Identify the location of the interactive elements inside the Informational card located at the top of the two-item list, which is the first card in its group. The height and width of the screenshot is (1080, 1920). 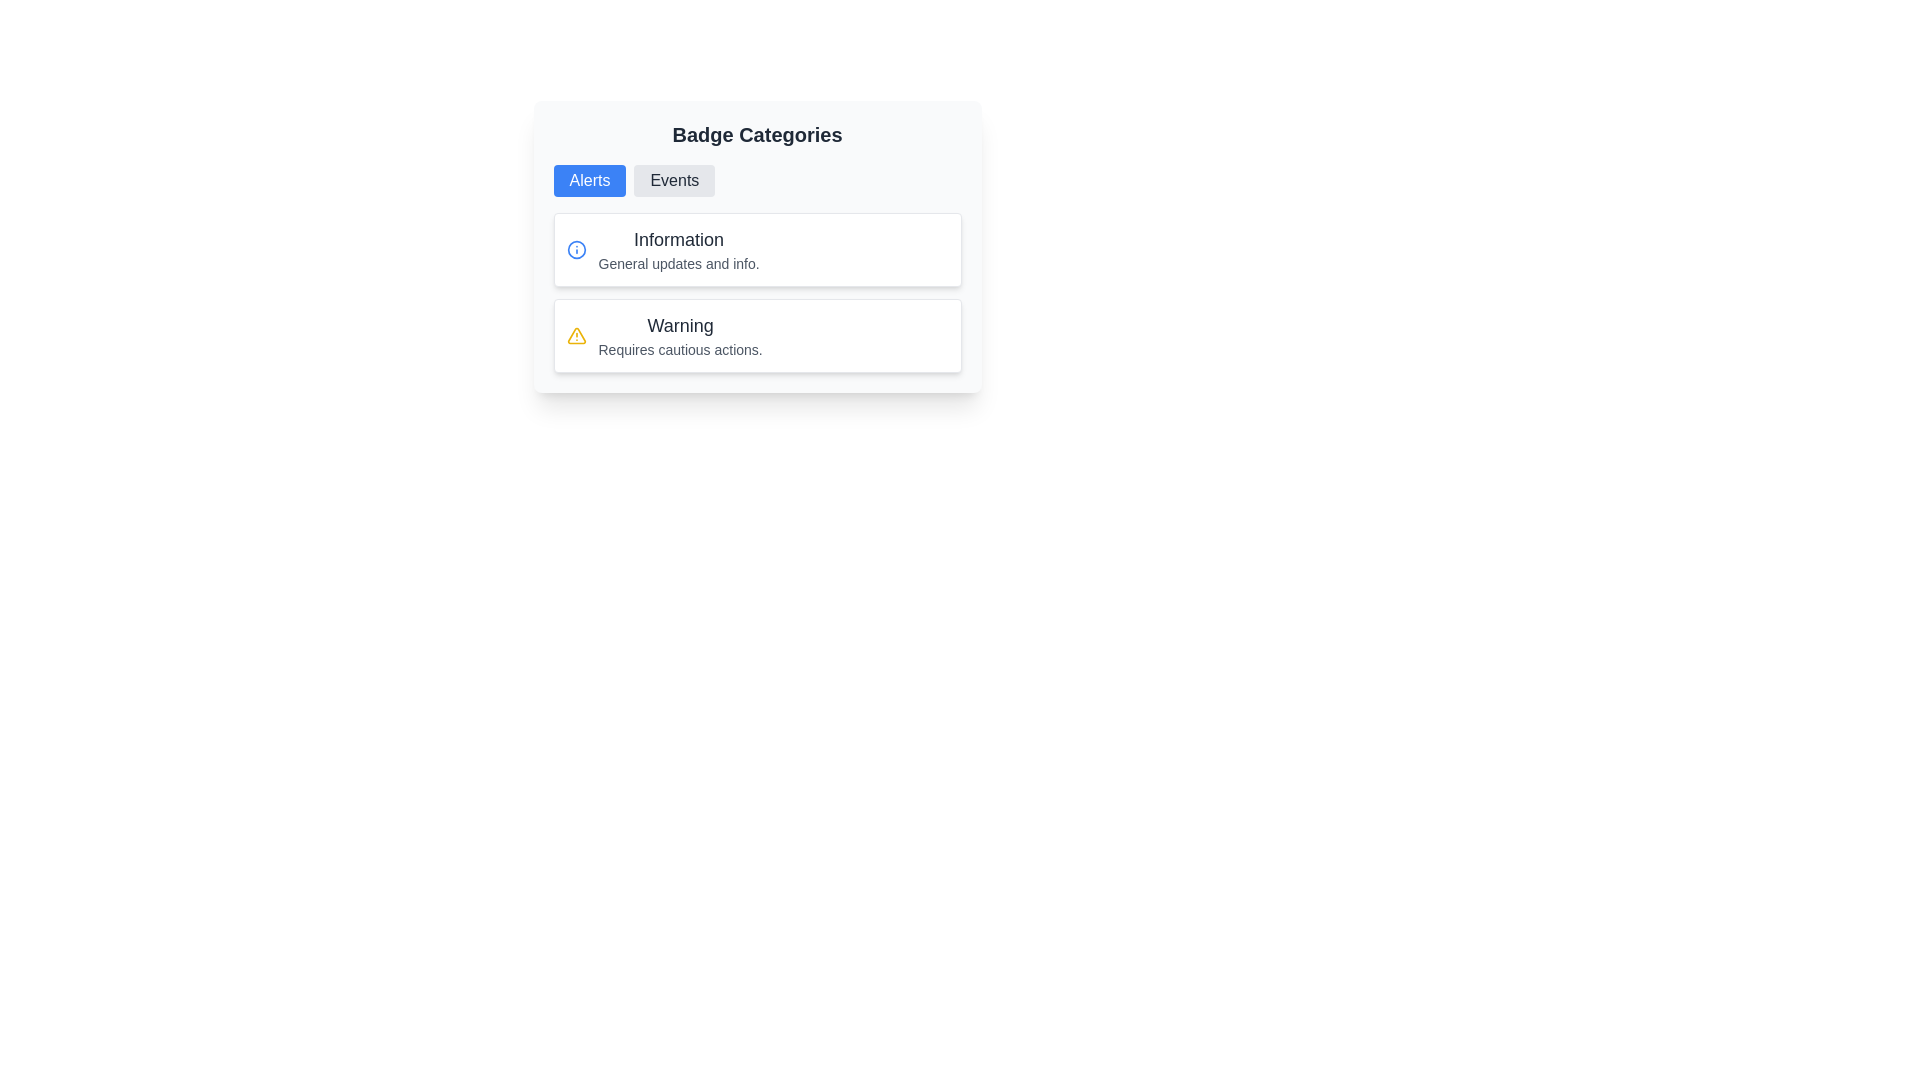
(756, 249).